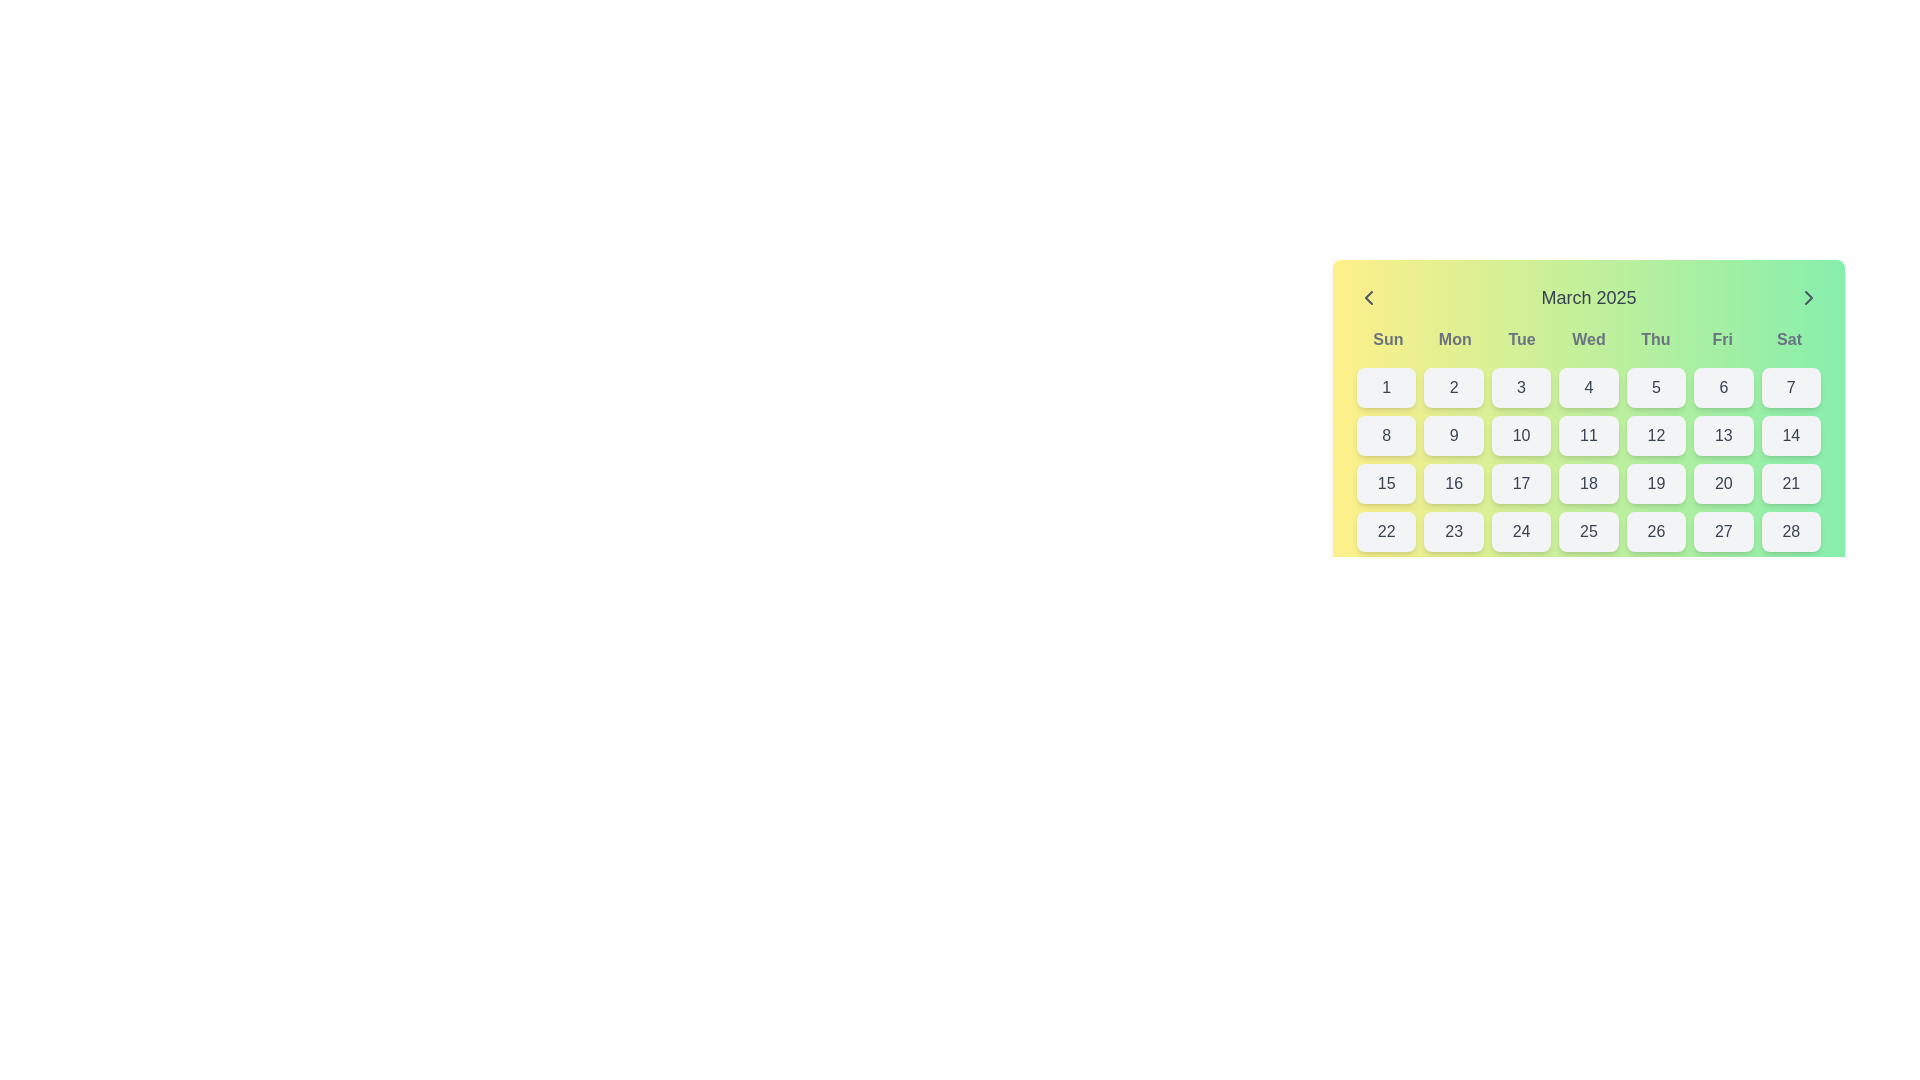 The width and height of the screenshot is (1920, 1080). What do you see at coordinates (1790, 483) in the screenshot?
I see `the button representing the 21st day of March 2025` at bounding box center [1790, 483].